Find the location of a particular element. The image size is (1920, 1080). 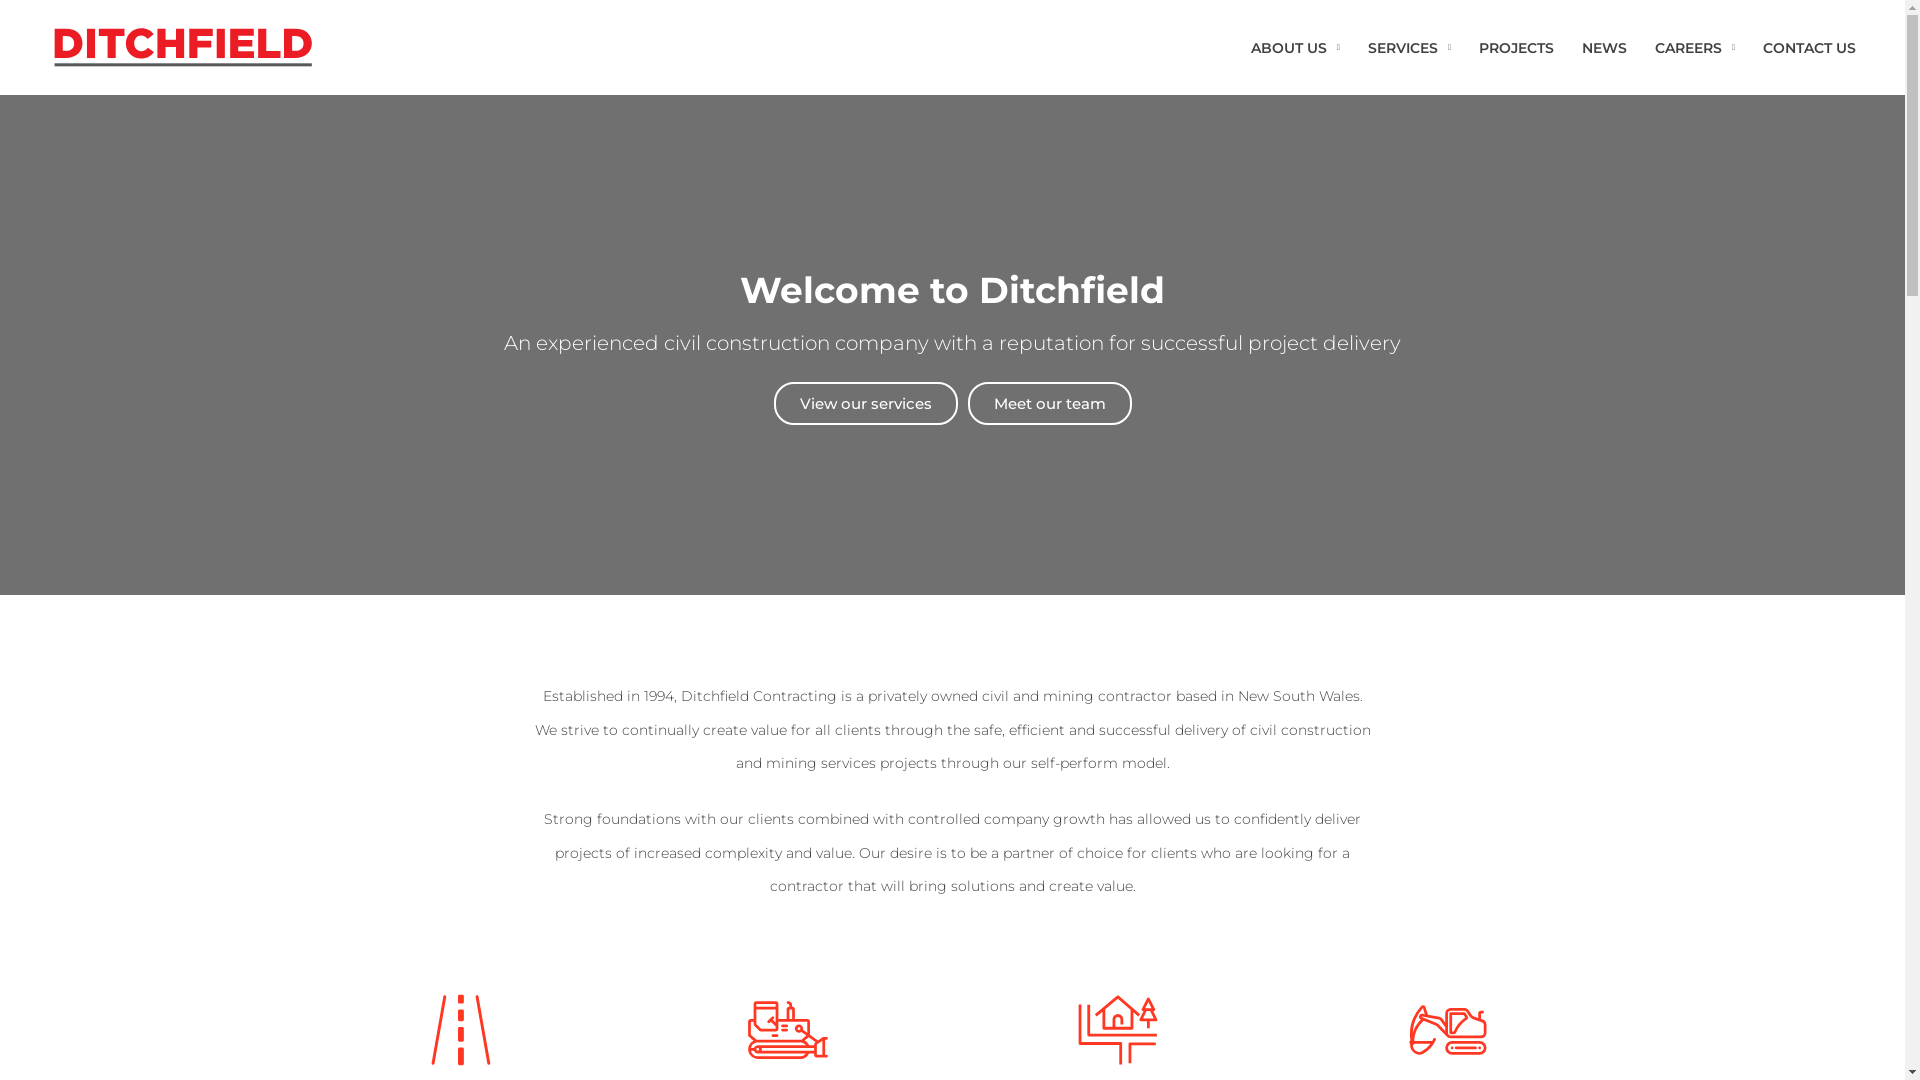

'SERVICES' is located at coordinates (1408, 46).